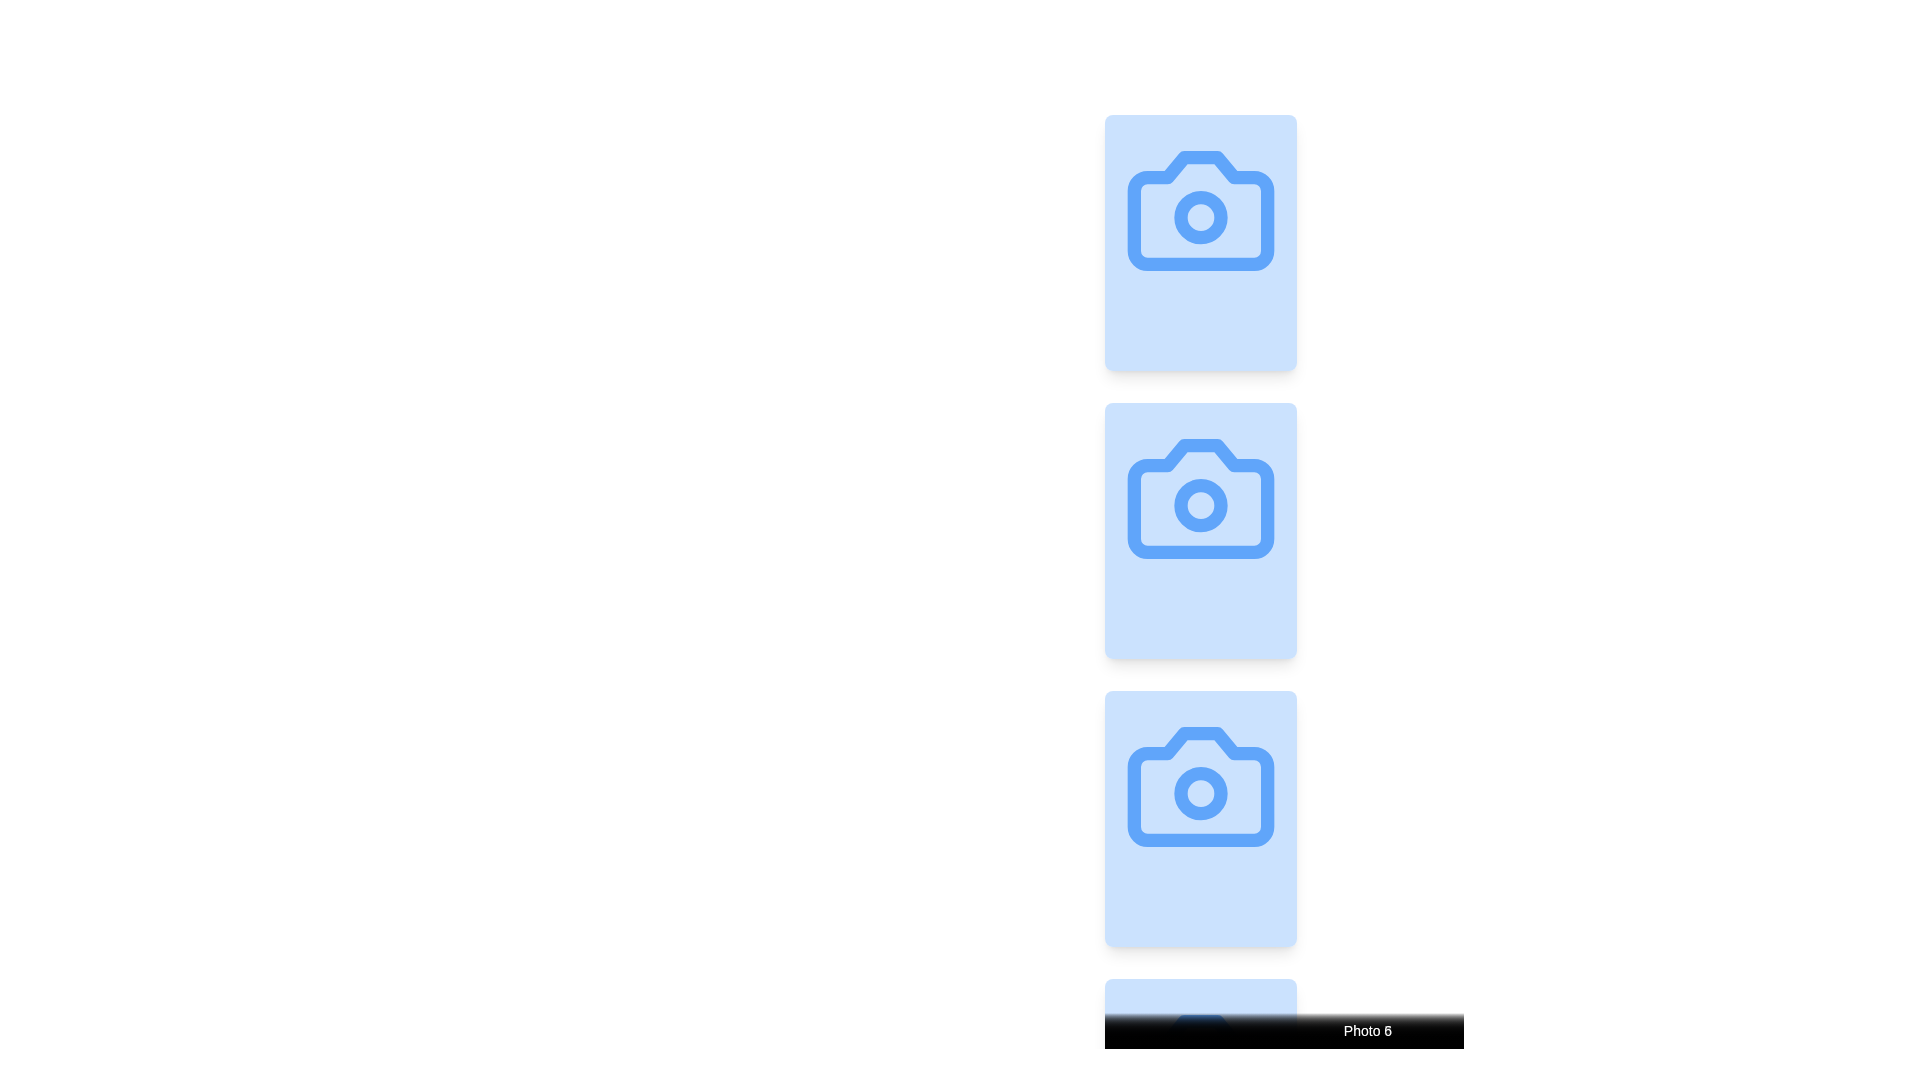  What do you see at coordinates (1367, 1030) in the screenshot?
I see `the text label that reads 'Photo 6' located on a black gradient bar at the bottom of the last image in a vertical layout` at bounding box center [1367, 1030].